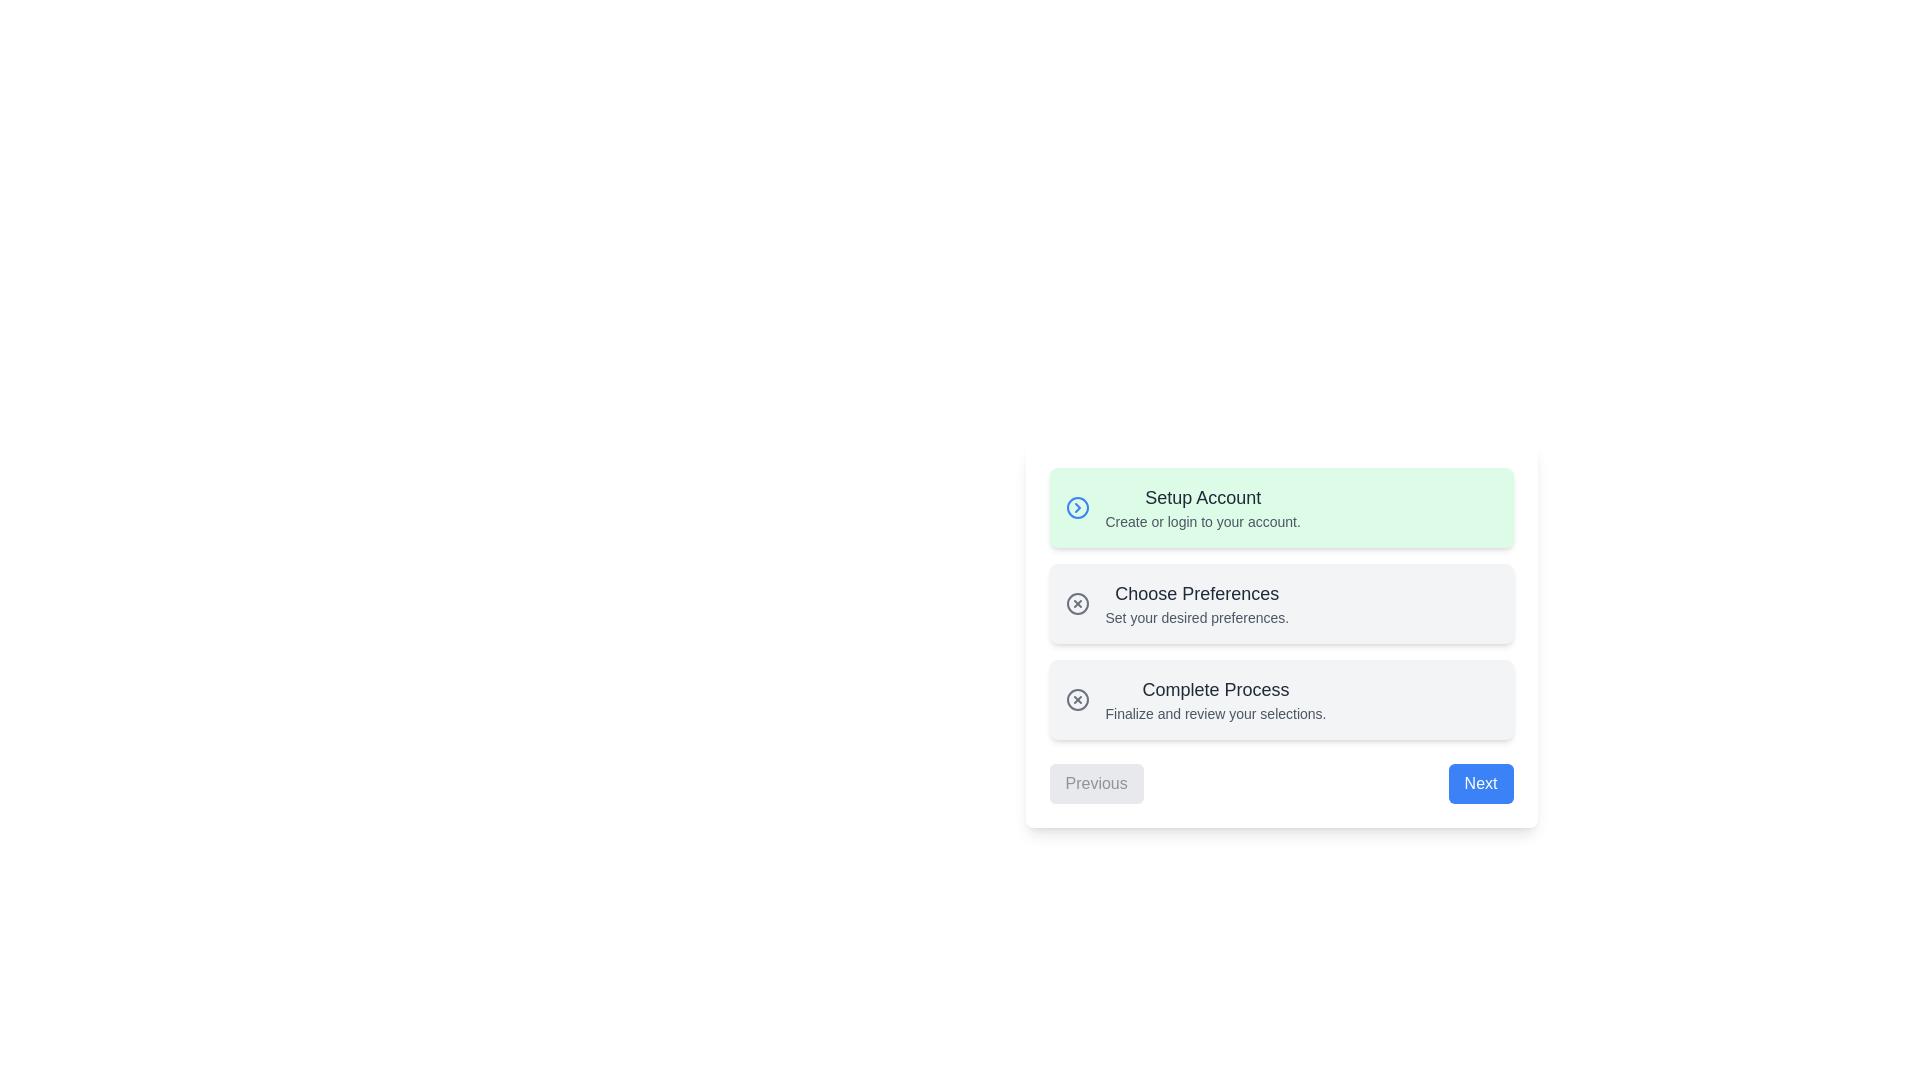  Describe the element at coordinates (1281, 507) in the screenshot. I see `the 'Setup Account' button-like card element, which is the first in a vertical list of cards` at that location.